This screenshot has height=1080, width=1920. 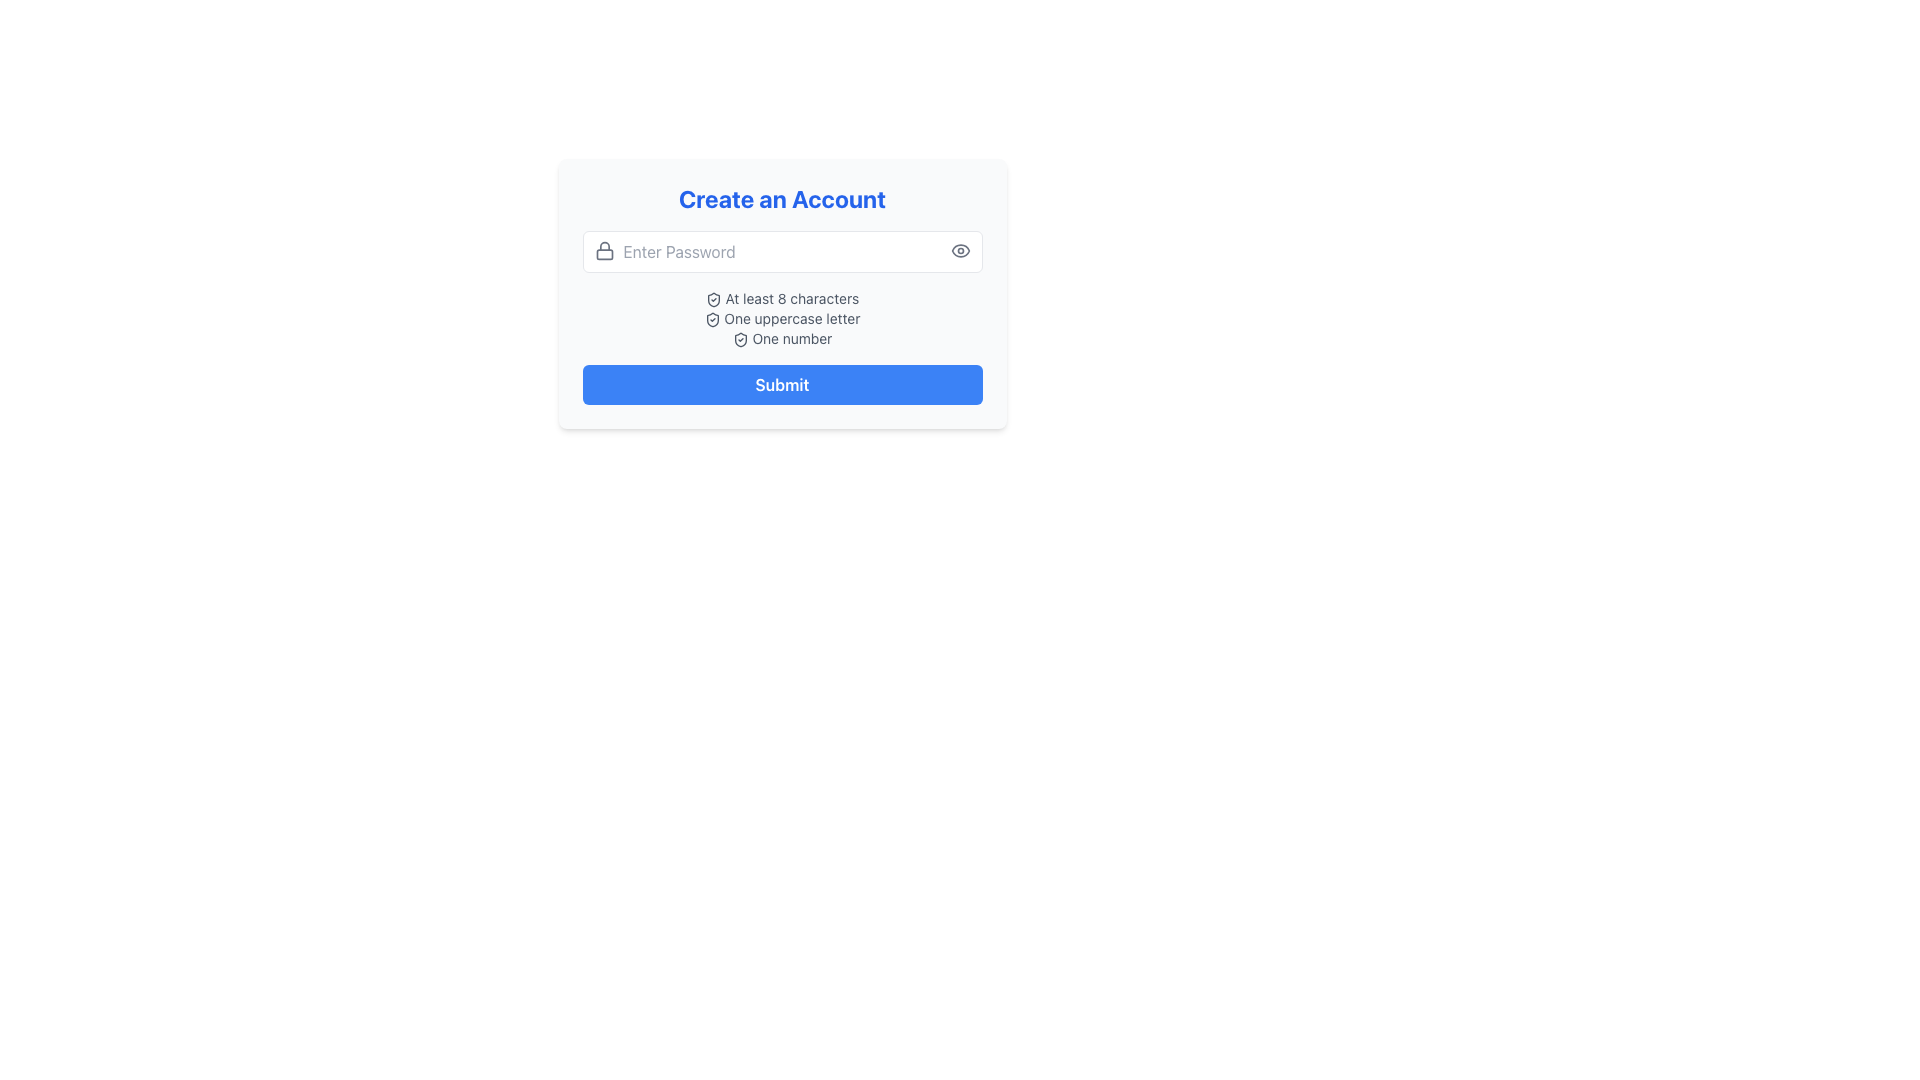 I want to click on the 'Submit' button with a vibrant blue background and white bold text to observe the color change effect, so click(x=781, y=385).